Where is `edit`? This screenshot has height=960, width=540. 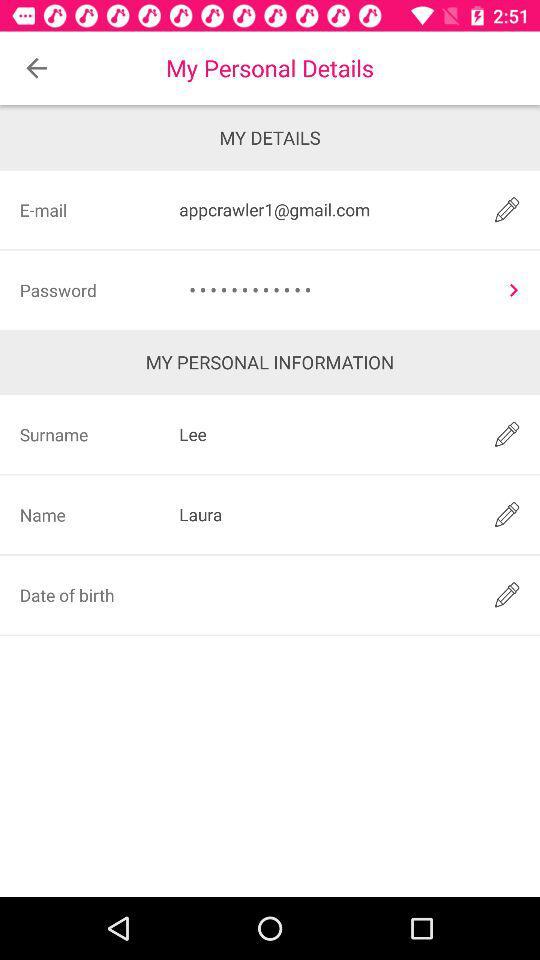
edit is located at coordinates (507, 209).